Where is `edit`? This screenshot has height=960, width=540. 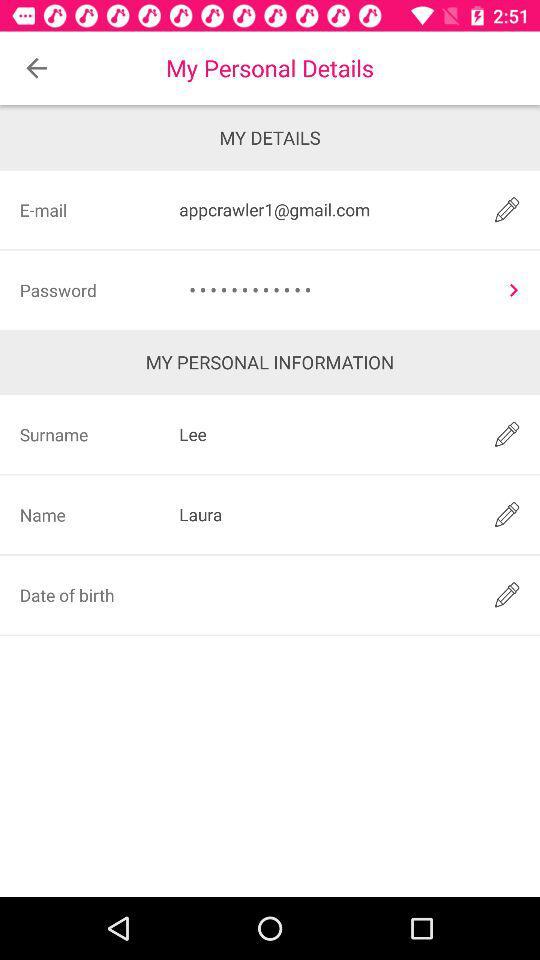
edit is located at coordinates (507, 209).